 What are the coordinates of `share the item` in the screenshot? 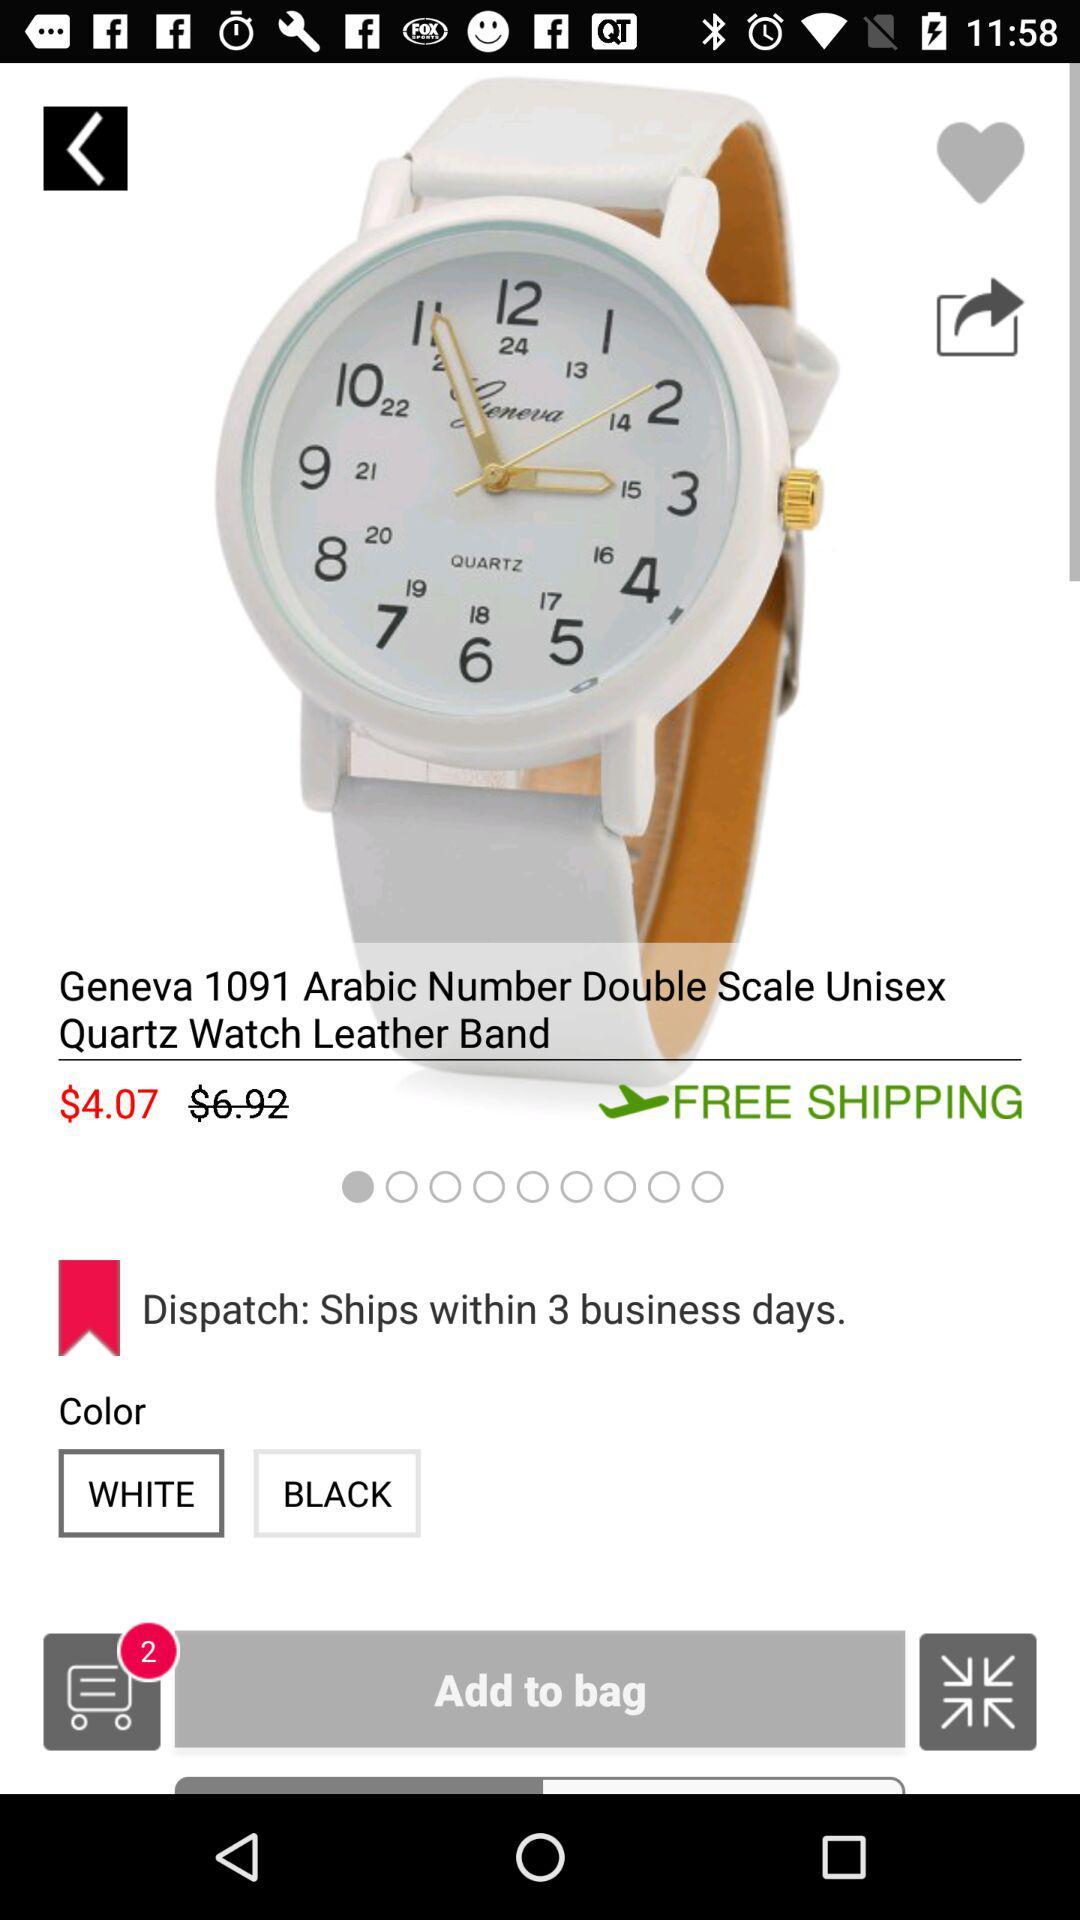 It's located at (979, 316).